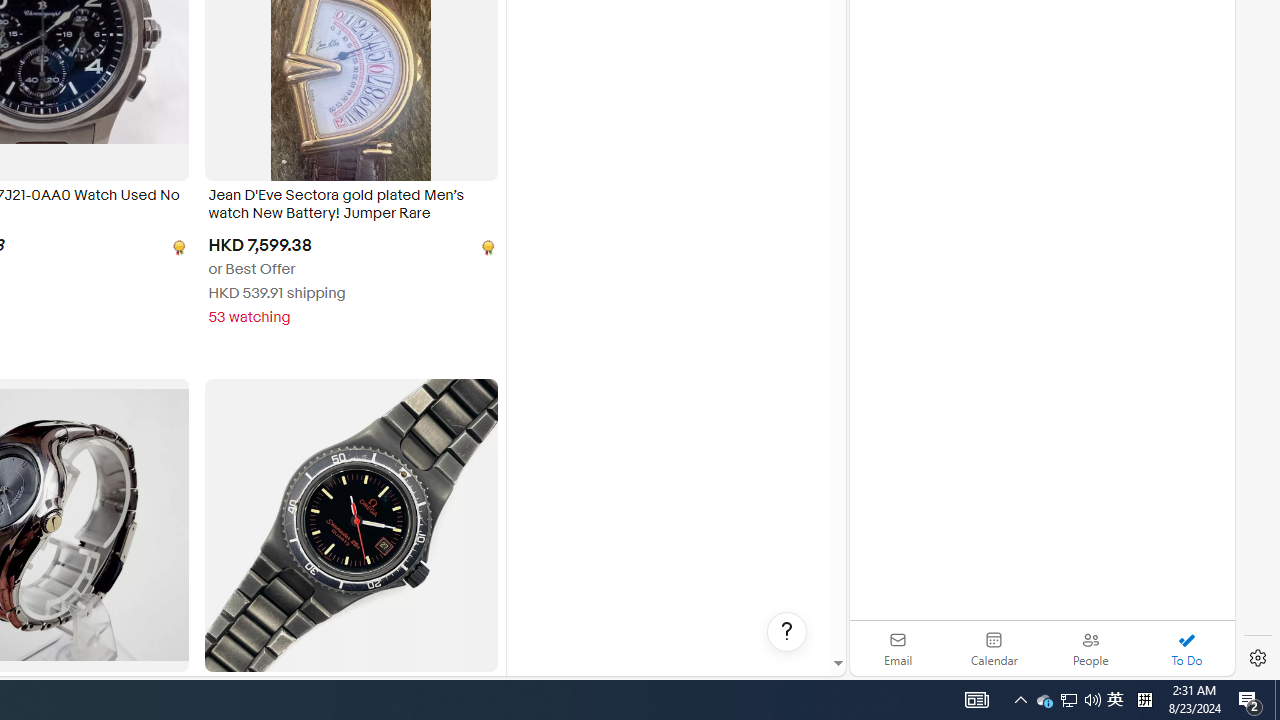 The width and height of the screenshot is (1280, 720). I want to click on '[object Undefined]', so click(486, 246).